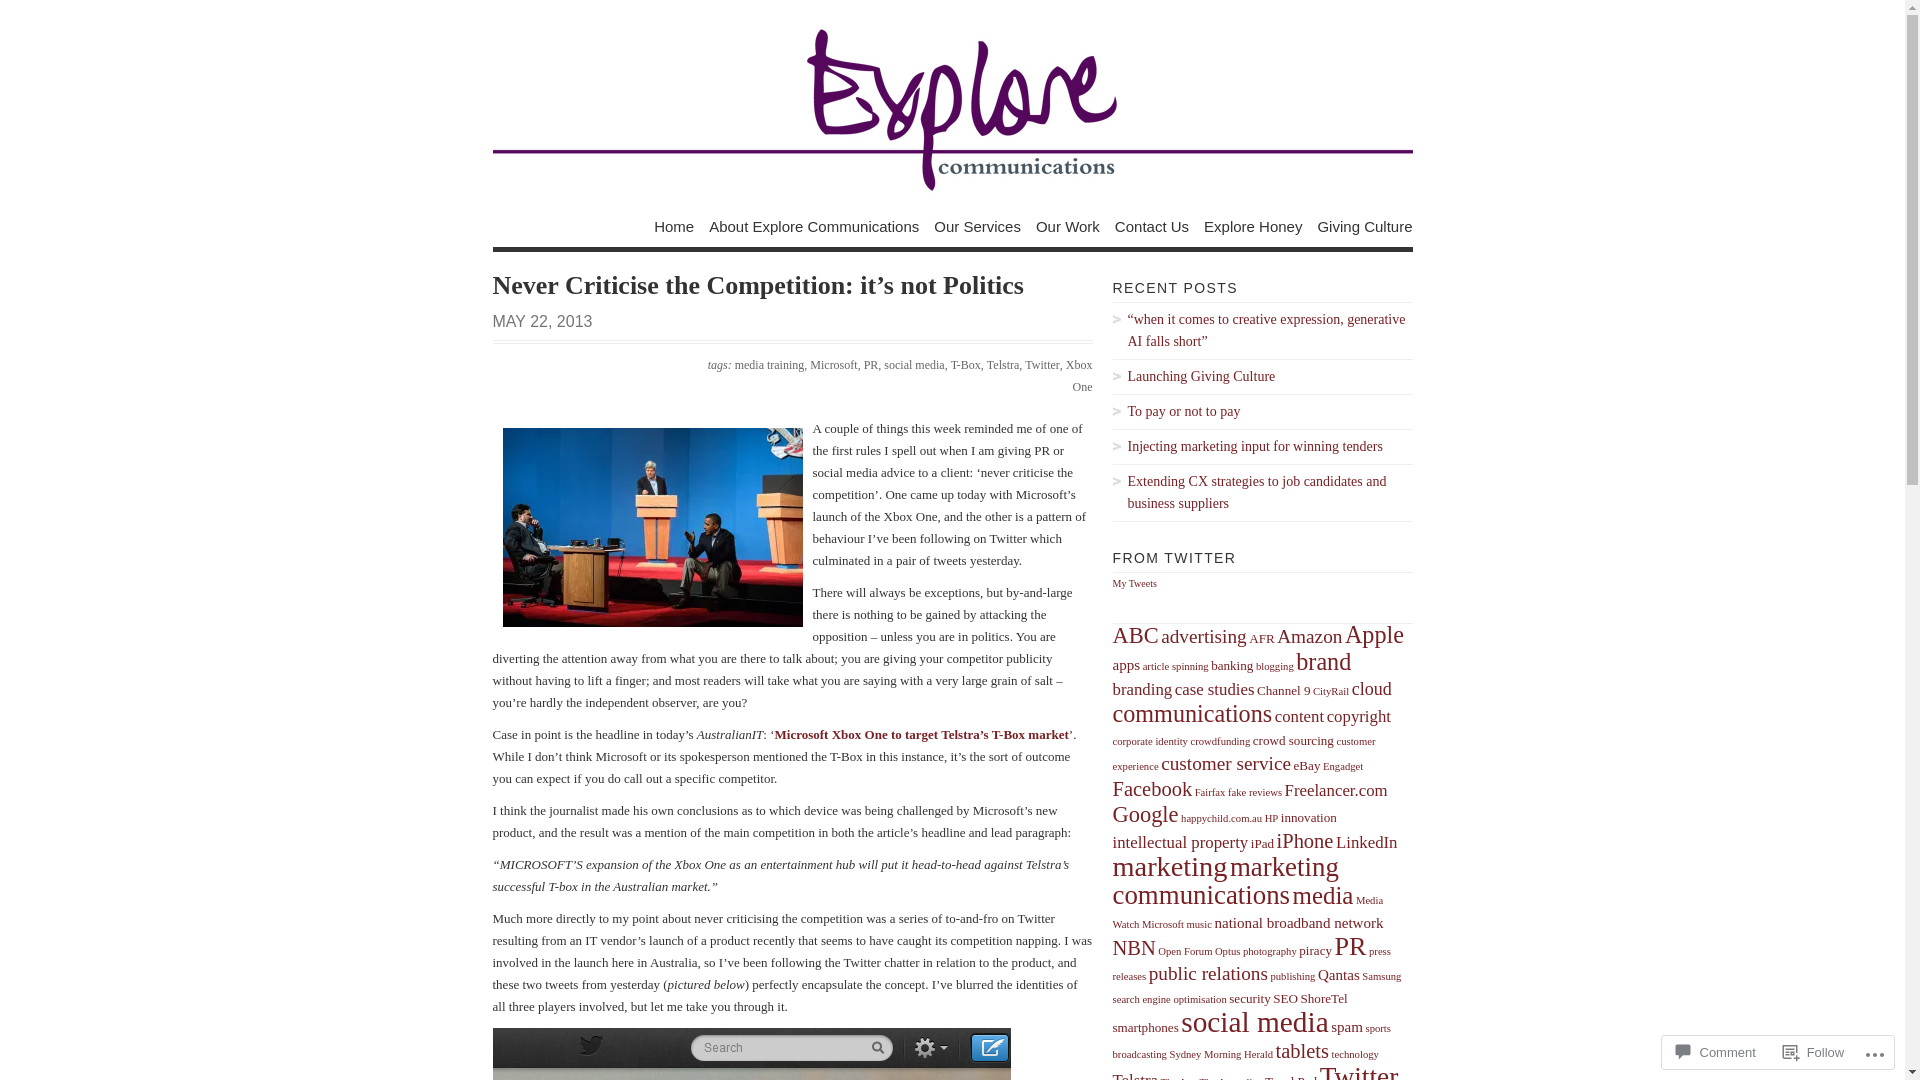 The height and width of the screenshot is (1080, 1920). I want to click on 'iPhone', so click(1305, 840).